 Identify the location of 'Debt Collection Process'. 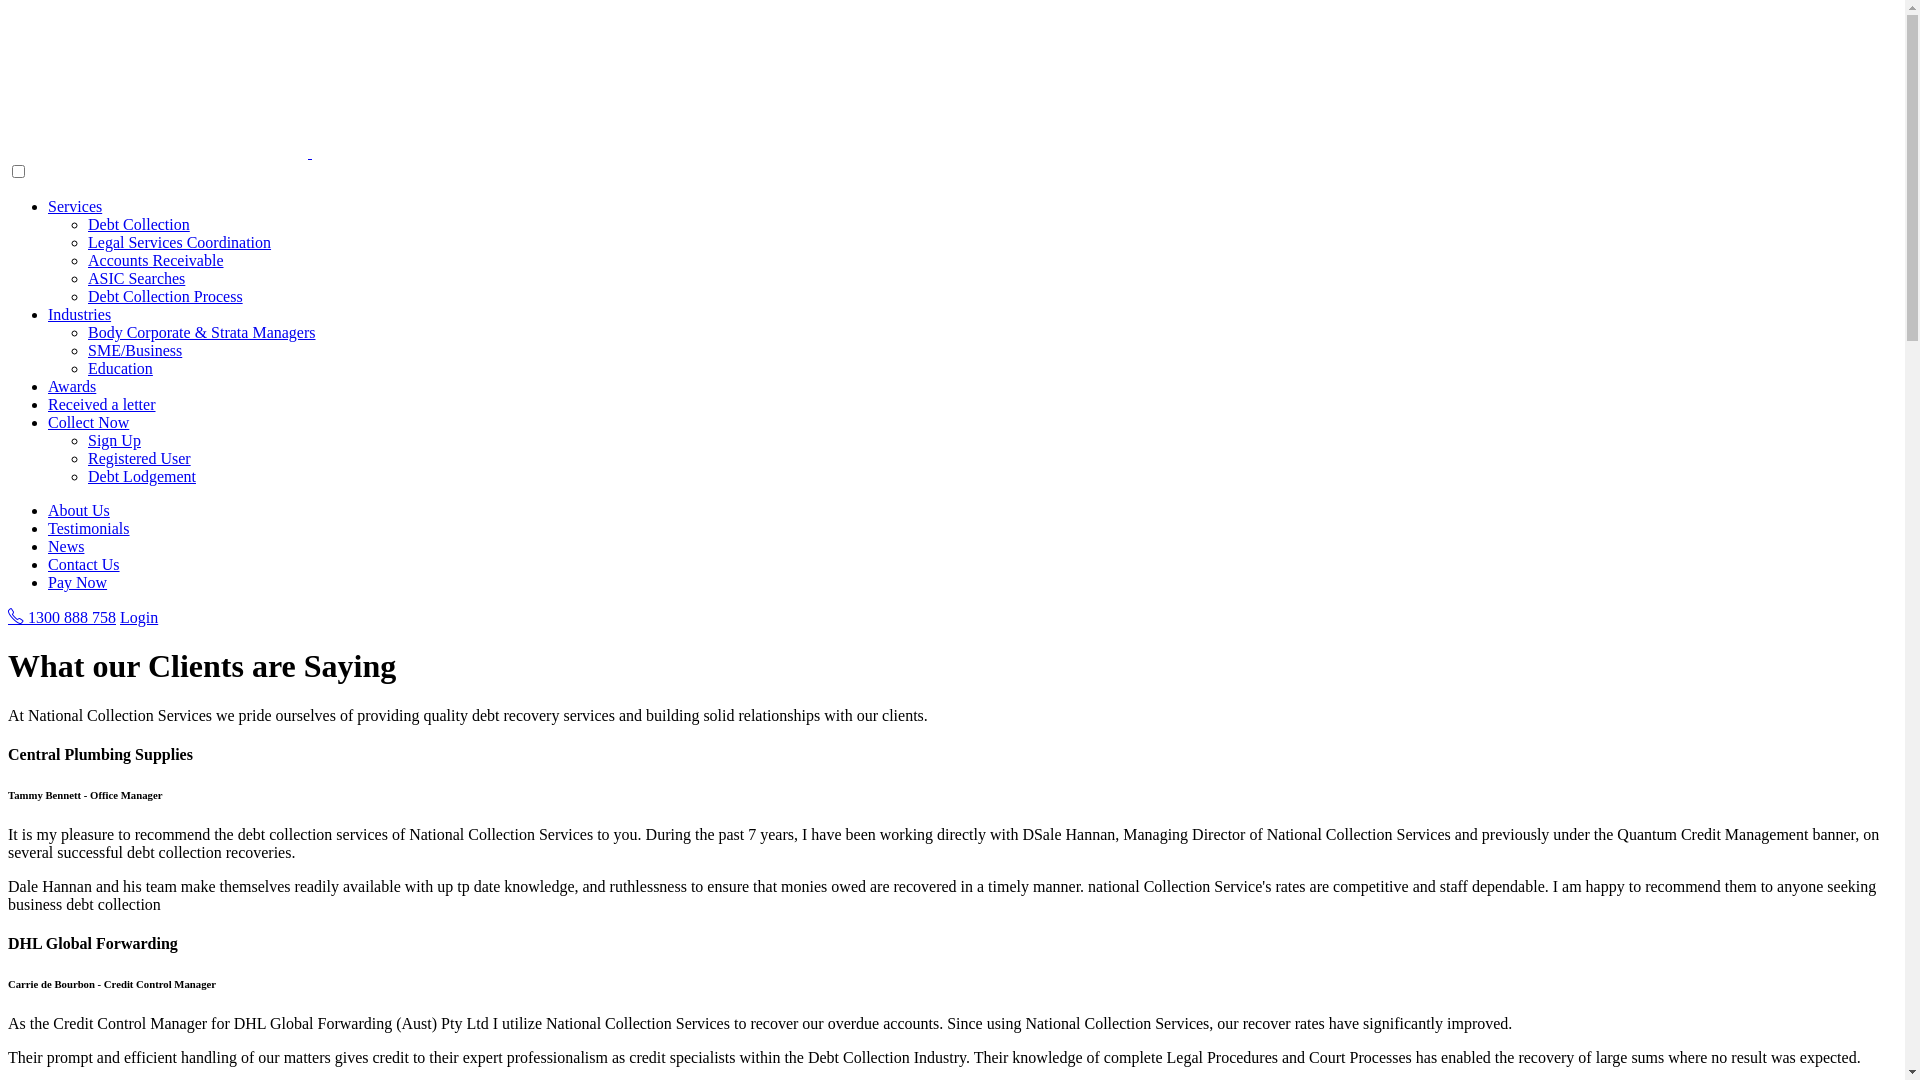
(165, 296).